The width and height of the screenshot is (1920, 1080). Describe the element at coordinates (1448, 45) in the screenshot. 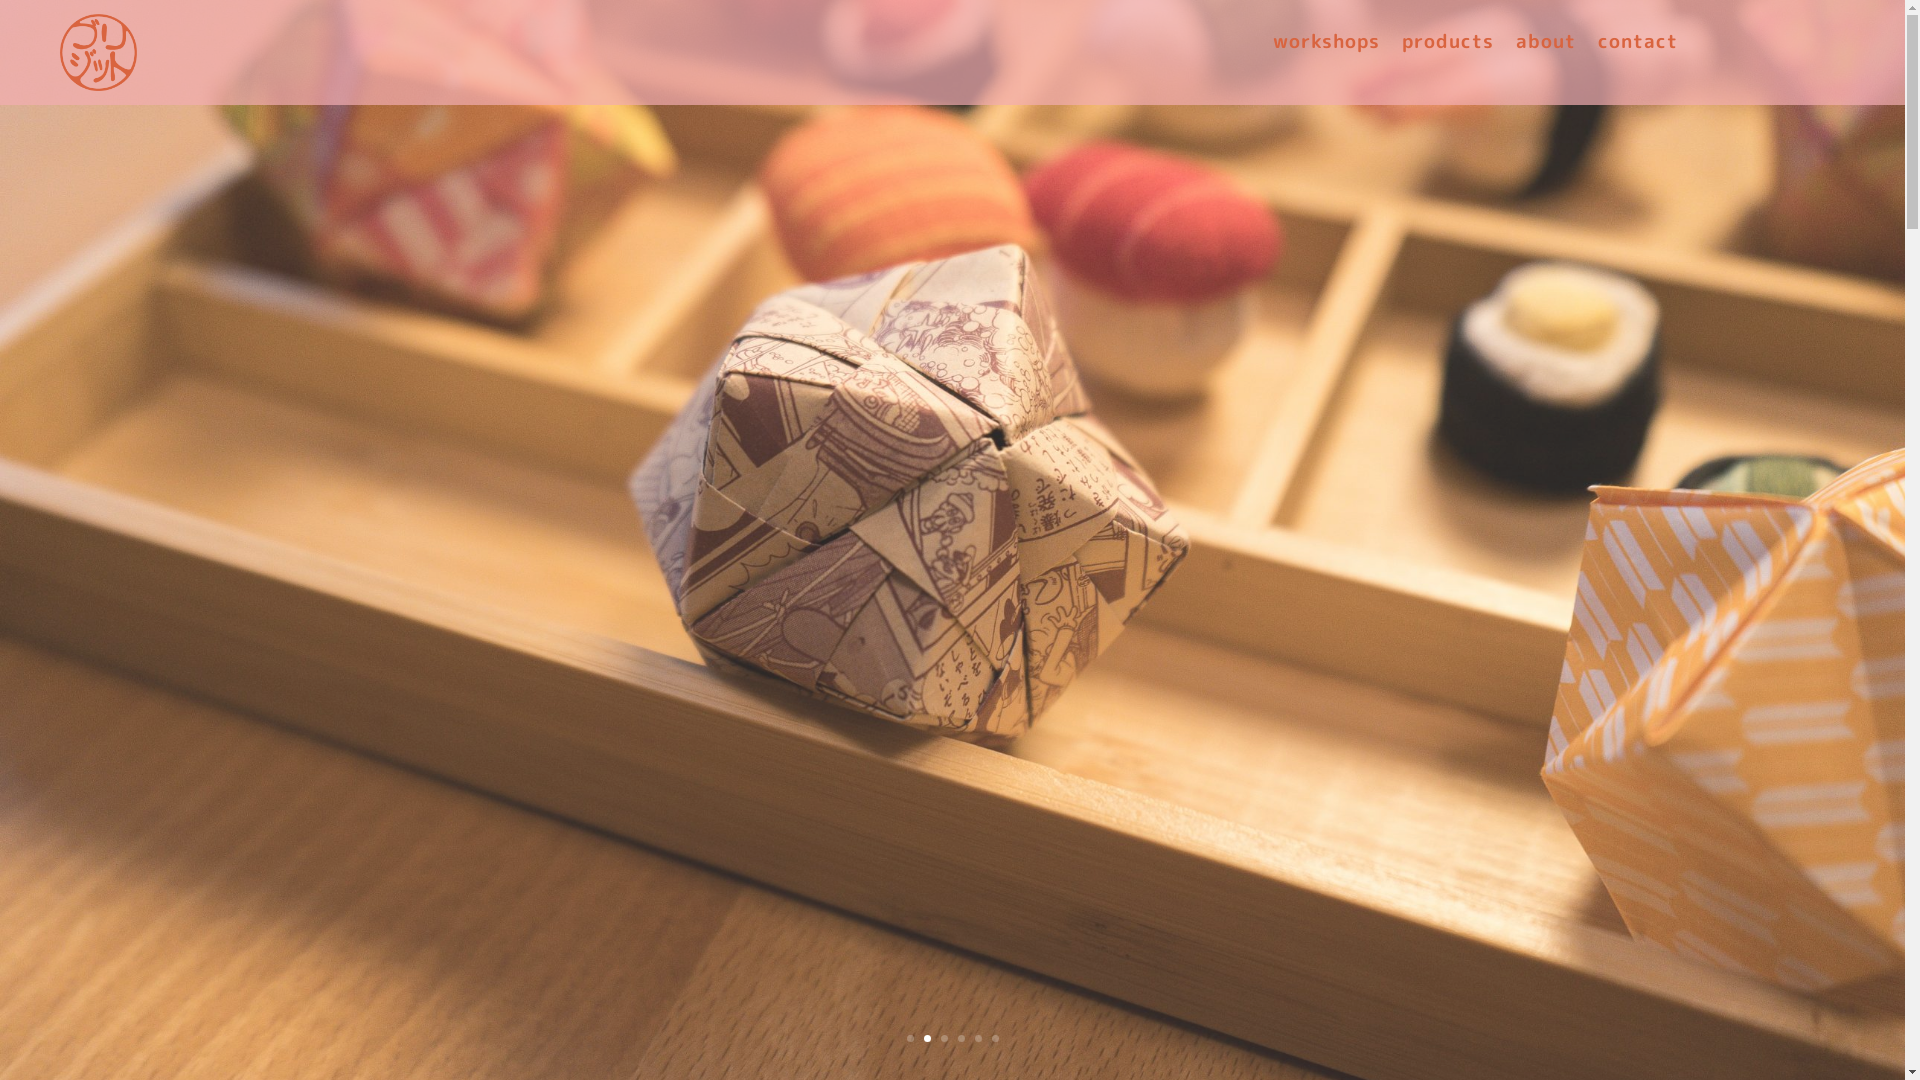

I see `'products'` at that location.